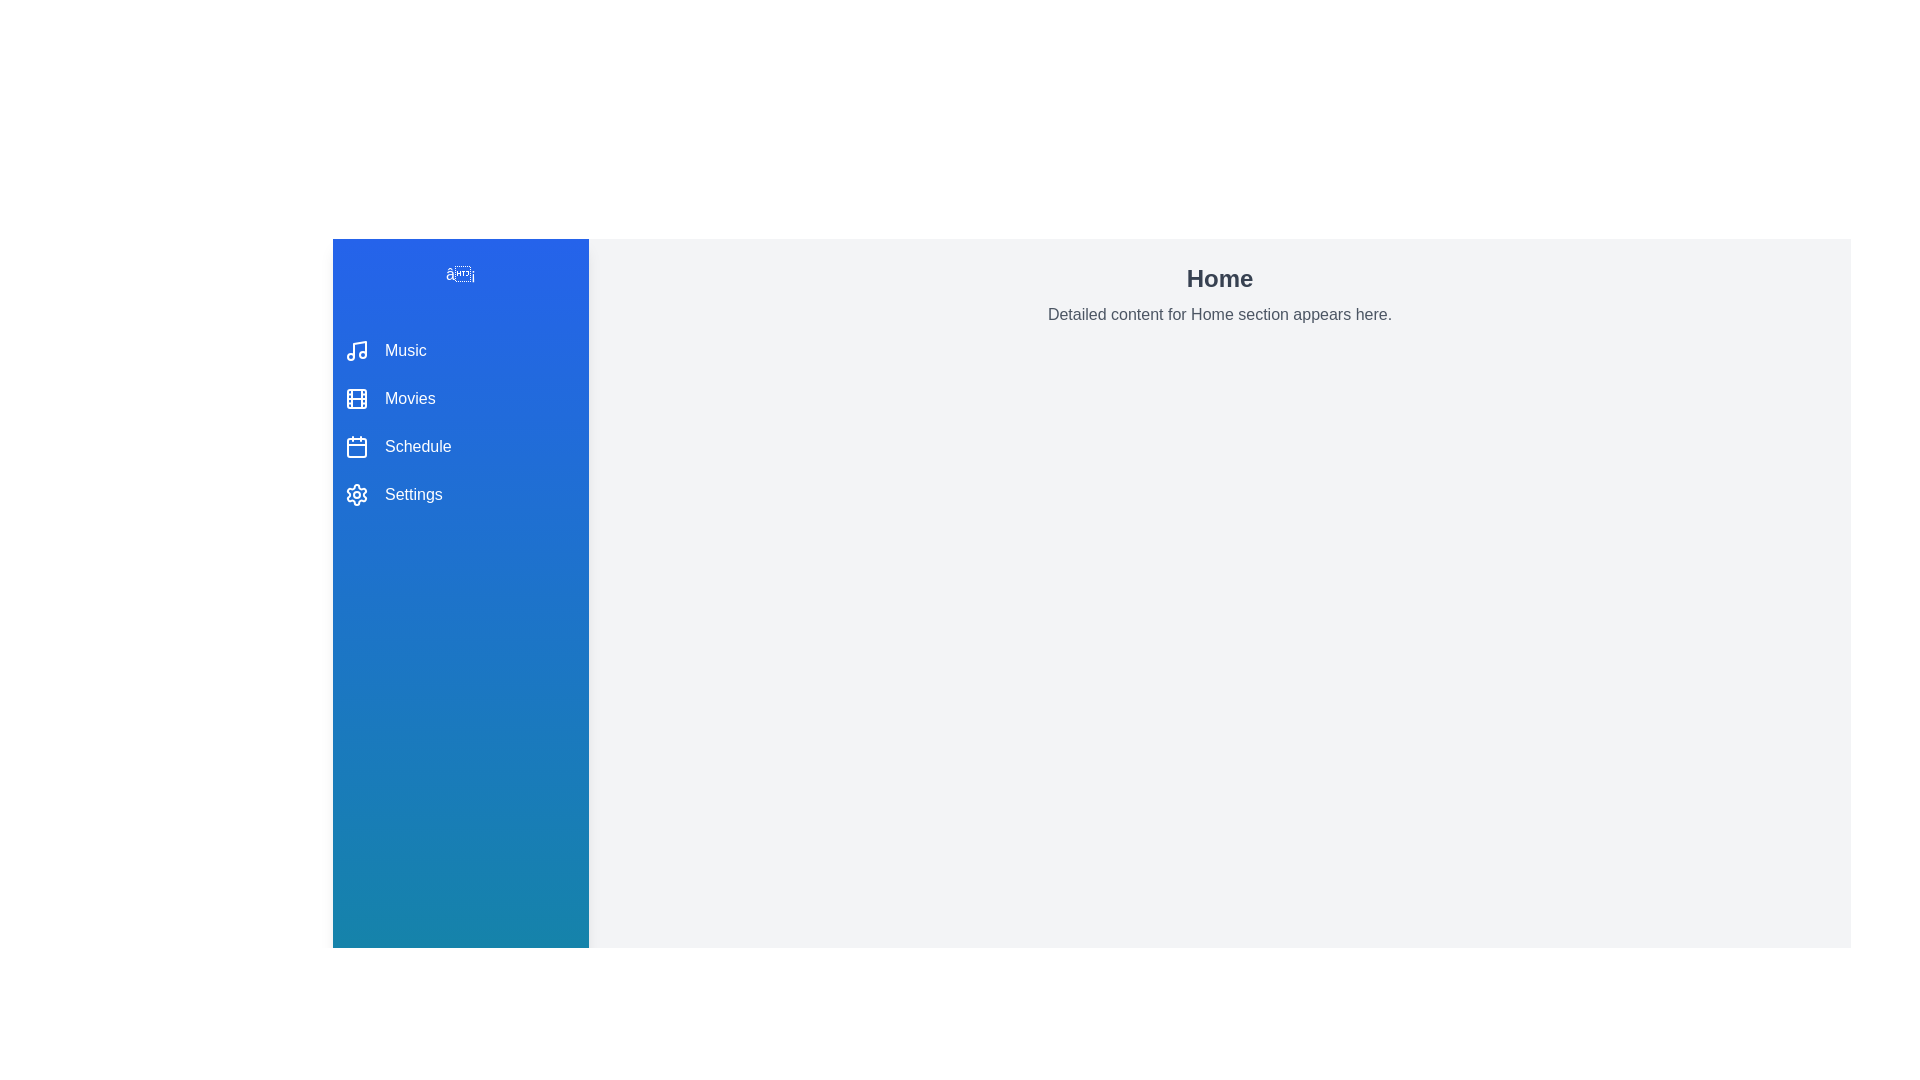 This screenshot has width=1920, height=1080. I want to click on the menu item Movies to view its details, so click(459, 398).